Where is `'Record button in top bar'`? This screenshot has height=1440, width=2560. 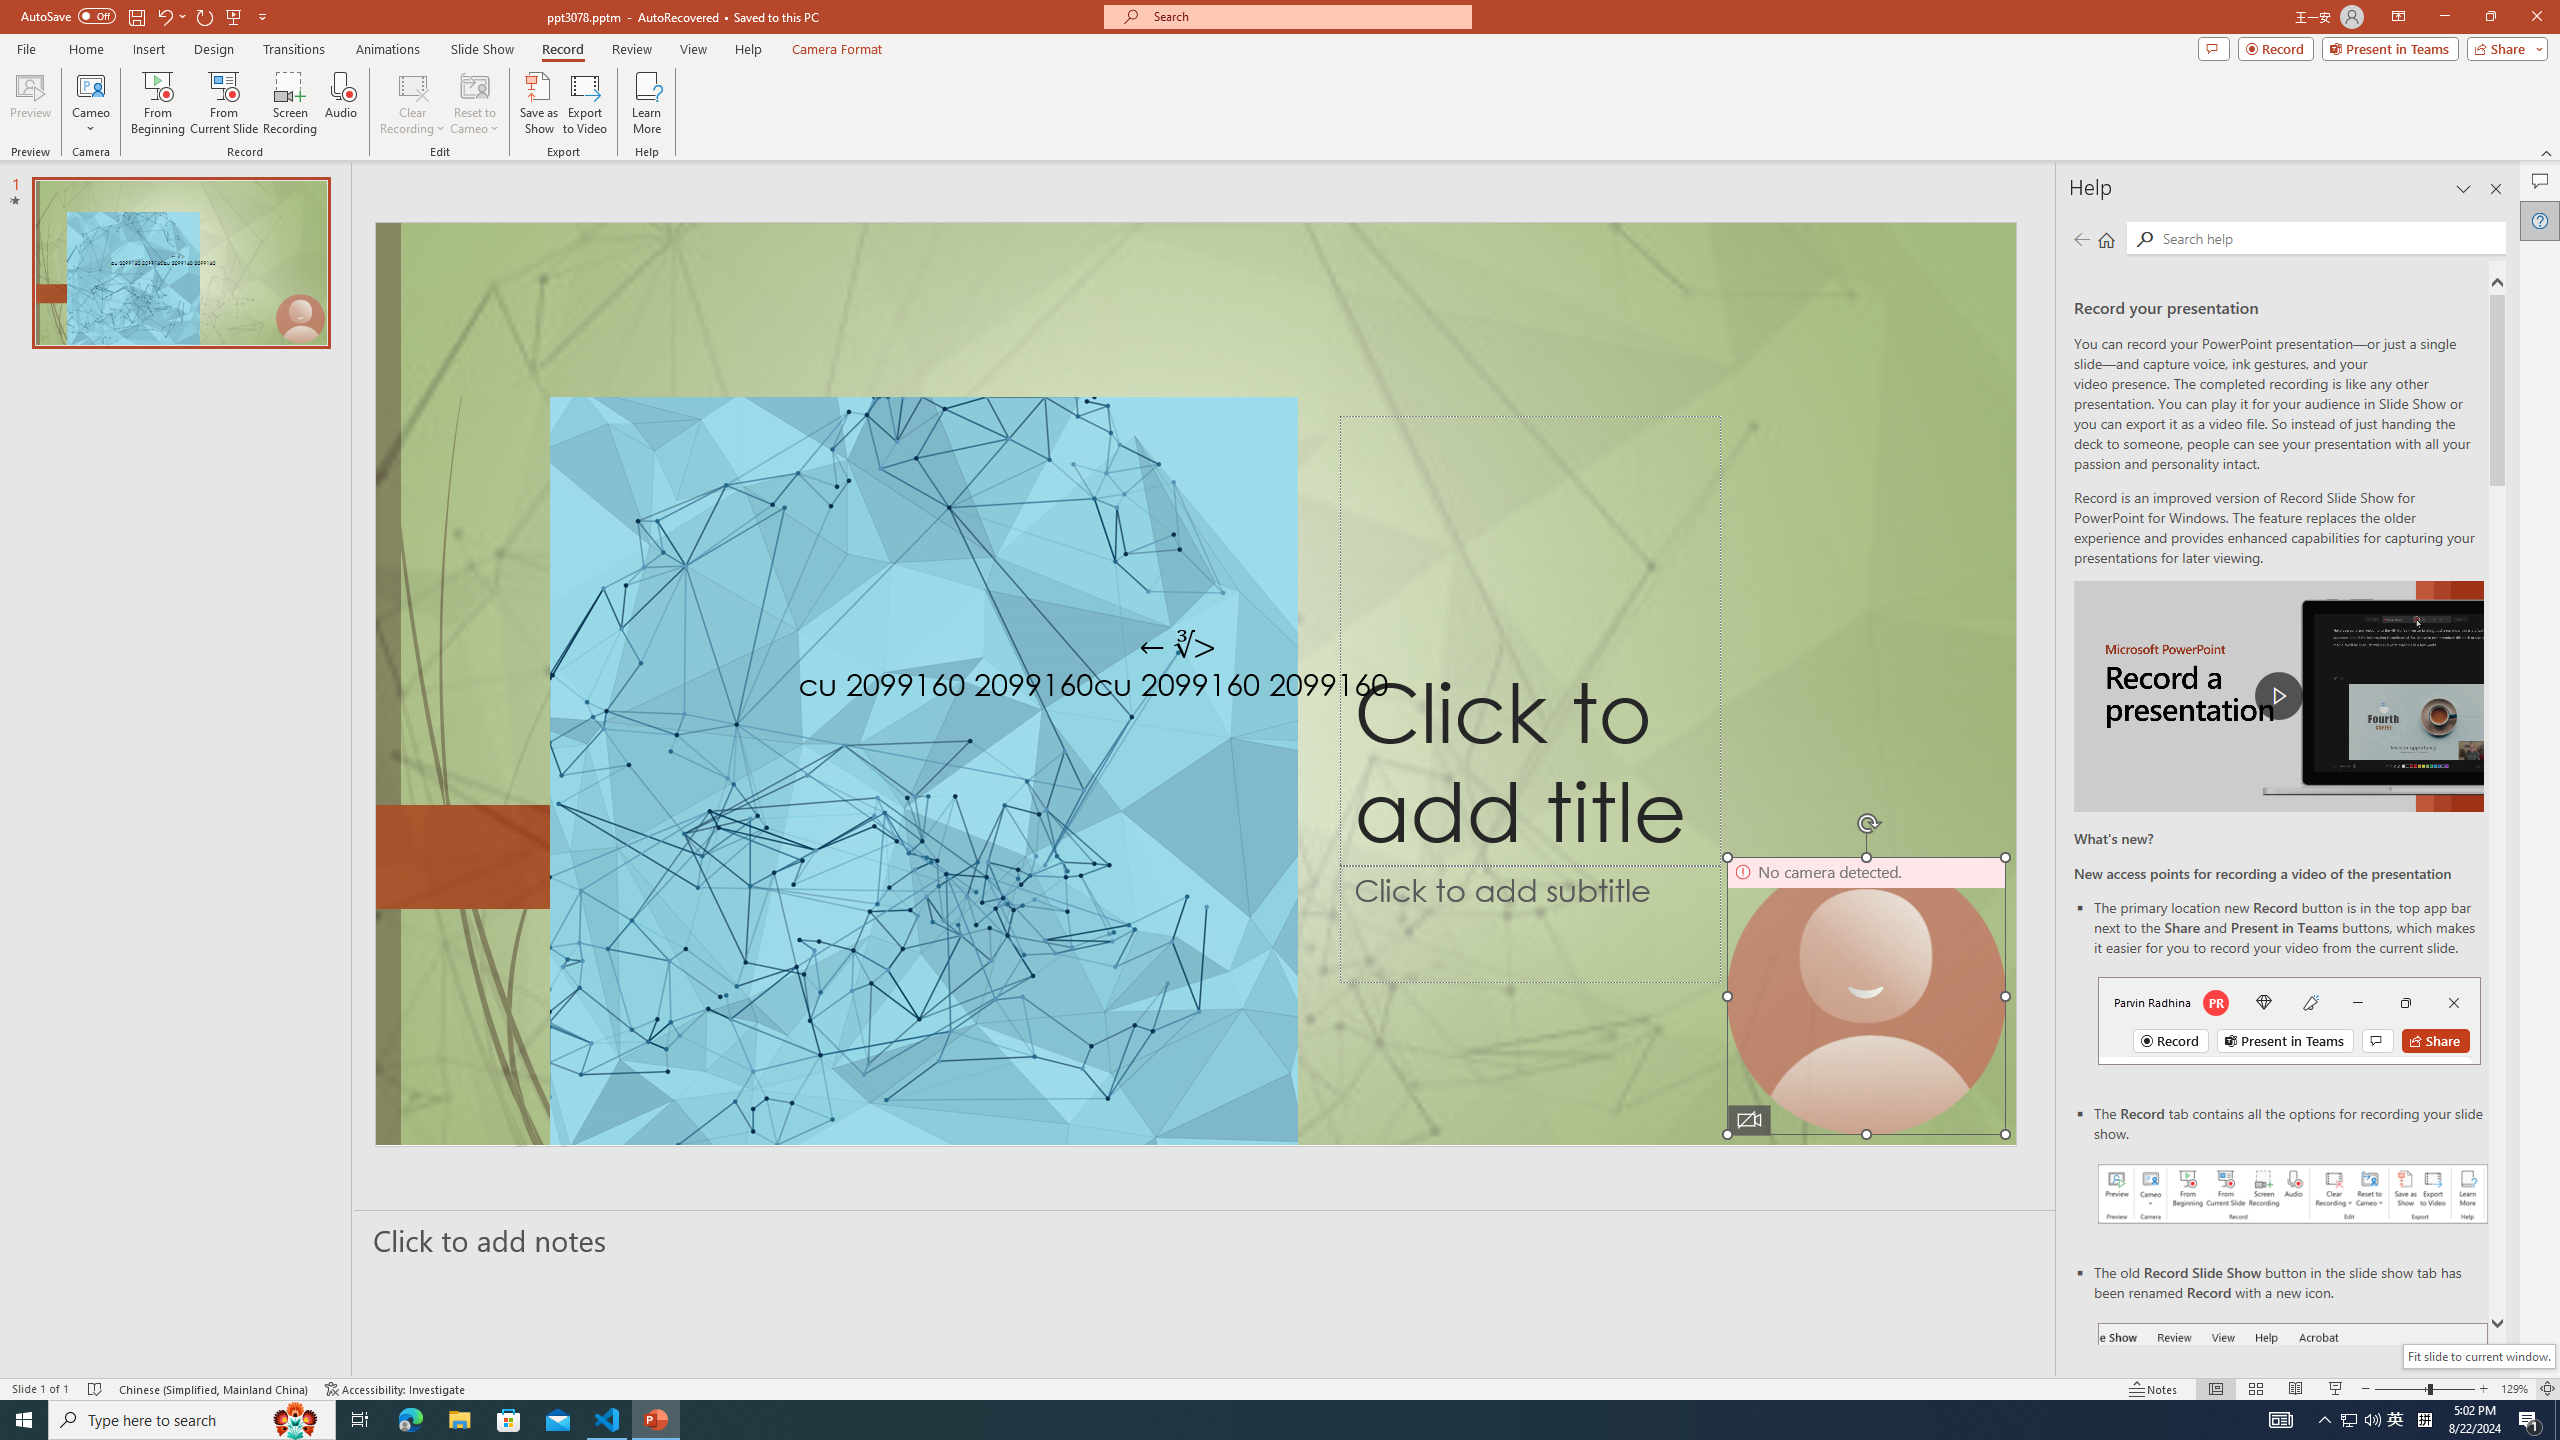
'Record button in top bar' is located at coordinates (2288, 1019).